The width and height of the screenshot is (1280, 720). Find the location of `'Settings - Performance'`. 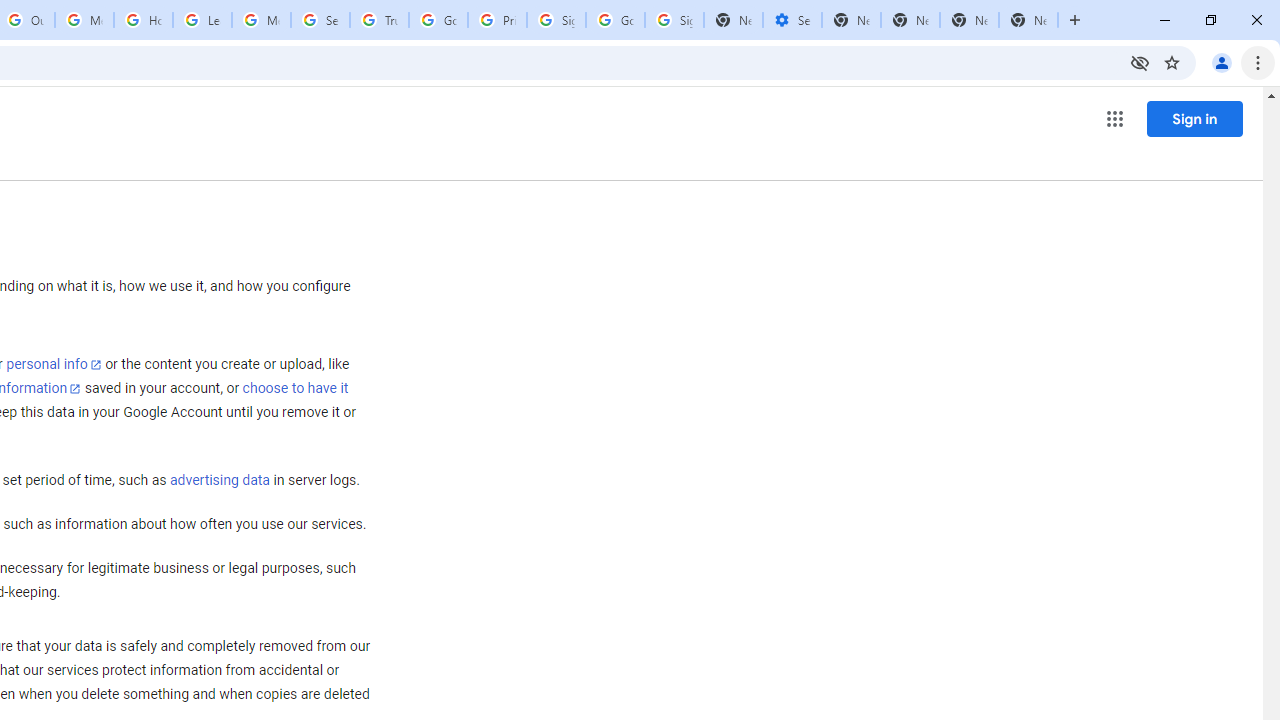

'Settings - Performance' is located at coordinates (791, 20).